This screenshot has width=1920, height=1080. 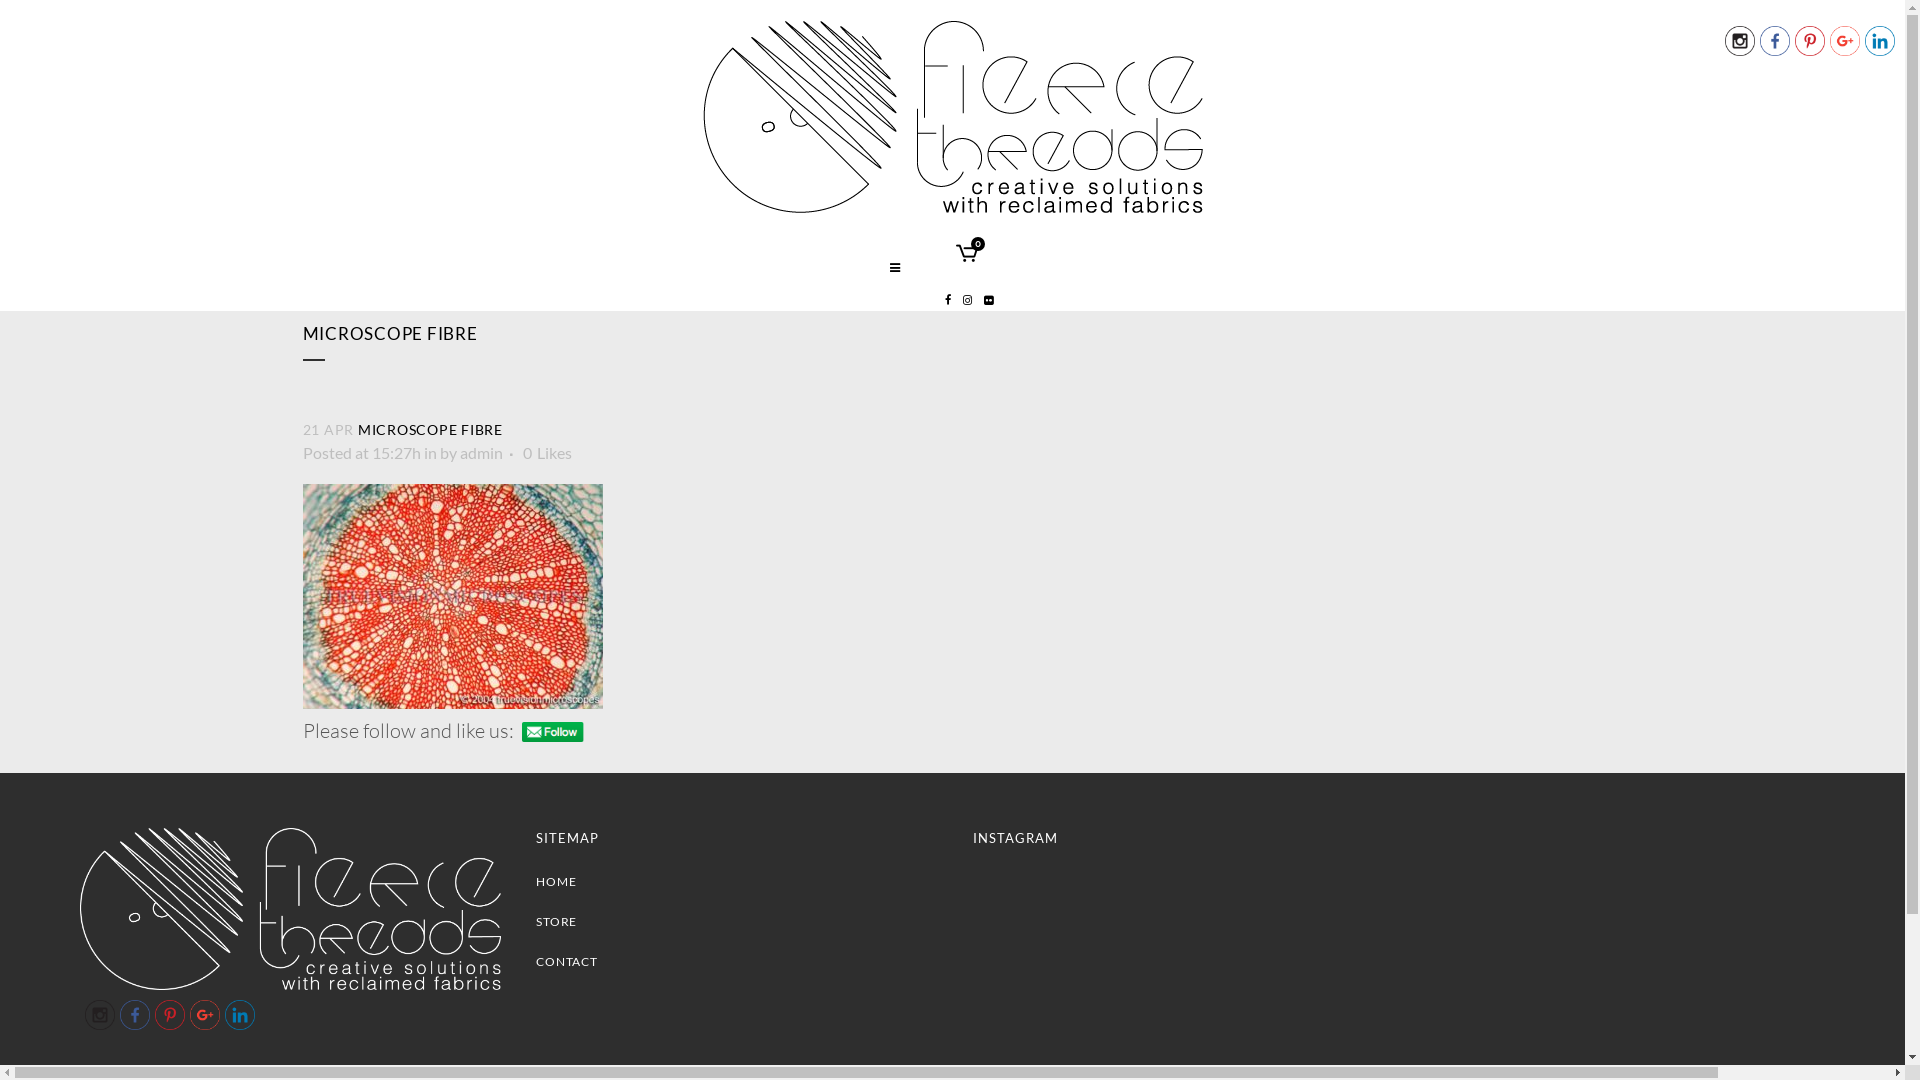 I want to click on 'Pinterest', so click(x=1809, y=41).